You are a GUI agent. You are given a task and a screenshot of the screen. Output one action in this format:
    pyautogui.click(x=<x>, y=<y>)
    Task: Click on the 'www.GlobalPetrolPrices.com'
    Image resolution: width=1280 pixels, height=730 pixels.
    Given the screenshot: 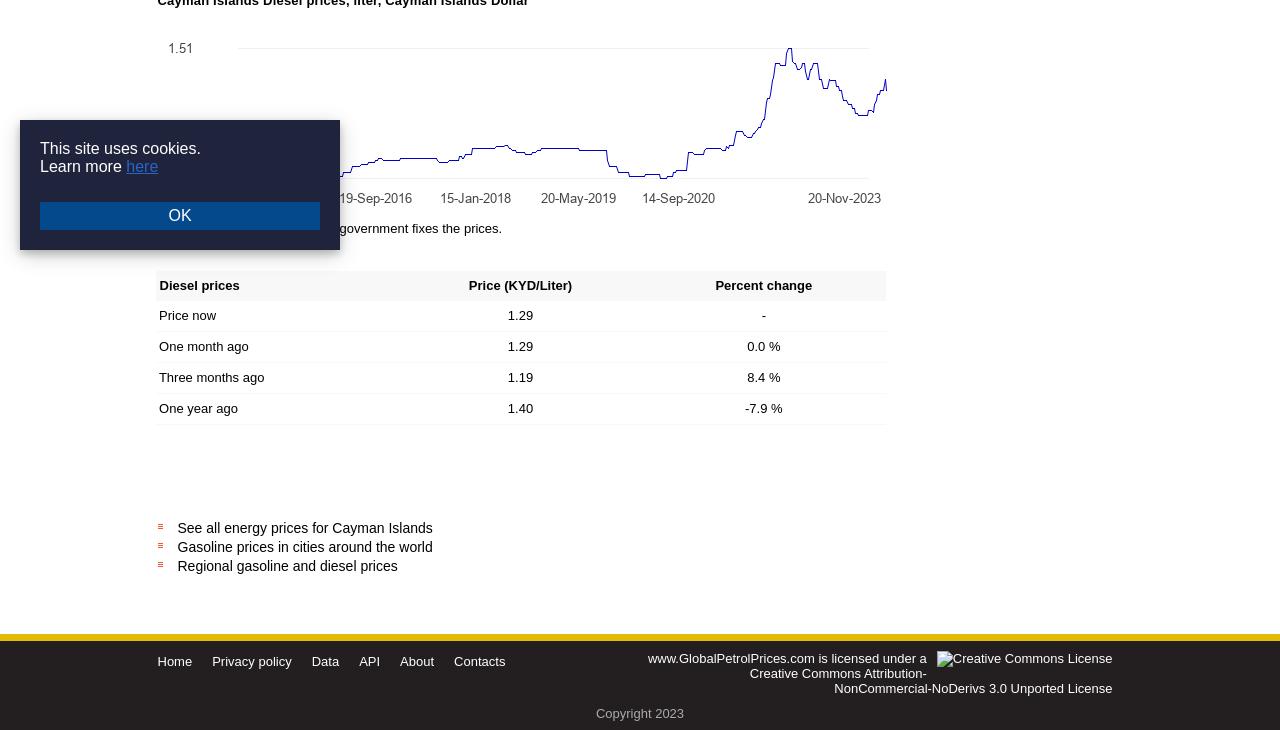 What is the action you would take?
    pyautogui.click(x=729, y=657)
    